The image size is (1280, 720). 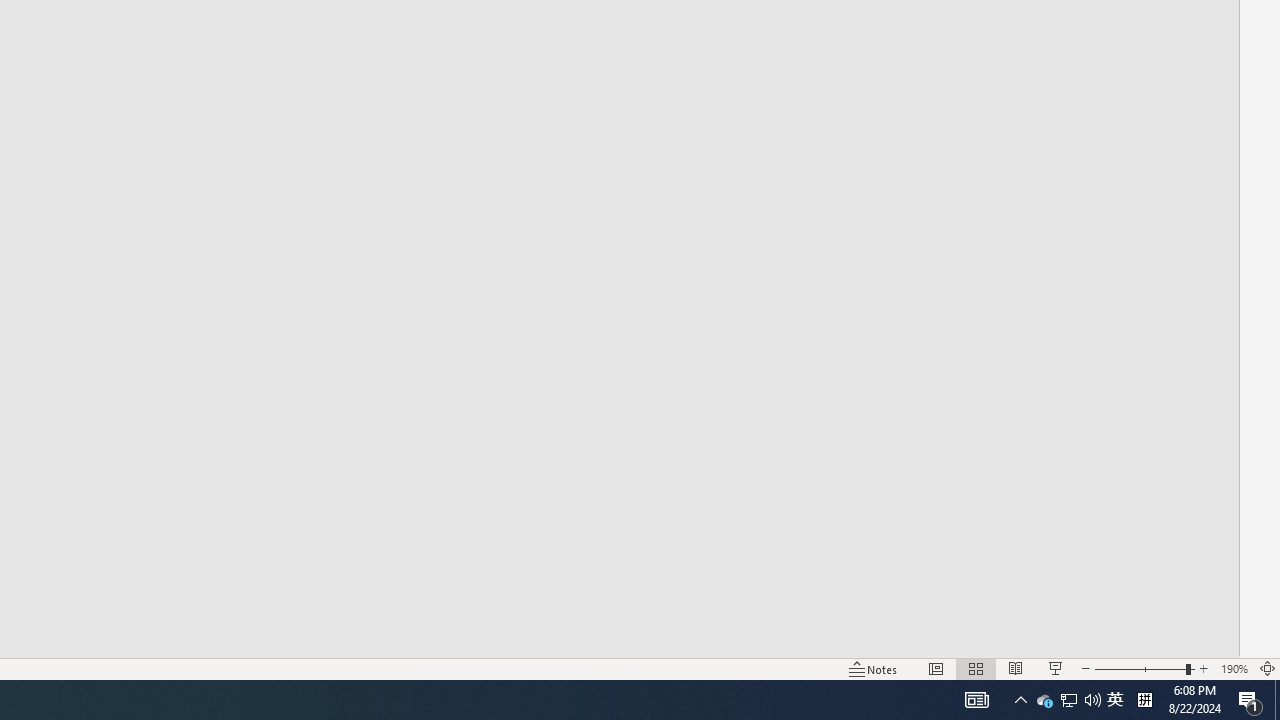 What do you see at coordinates (874, 669) in the screenshot?
I see `'Notes '` at bounding box center [874, 669].